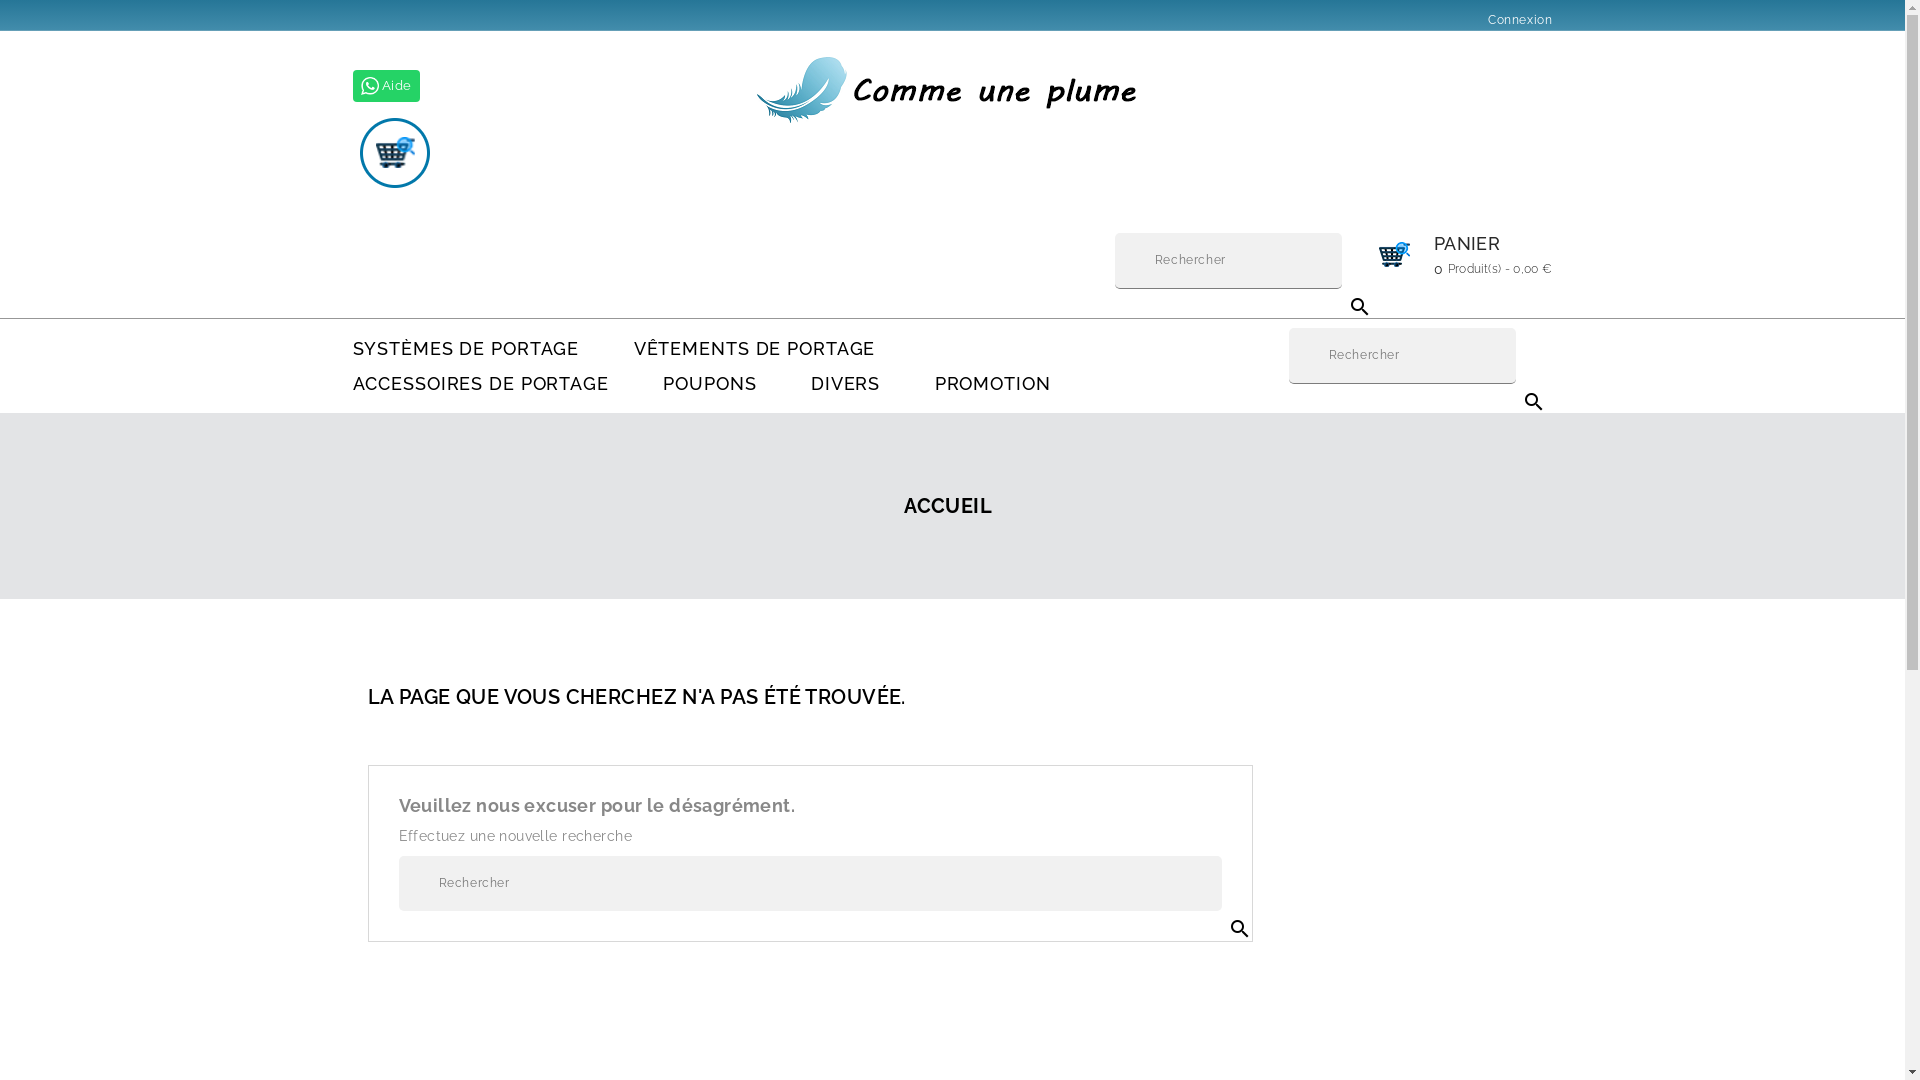 The width and height of the screenshot is (1920, 1080). What do you see at coordinates (993, 383) in the screenshot?
I see `'PROMOTION'` at bounding box center [993, 383].